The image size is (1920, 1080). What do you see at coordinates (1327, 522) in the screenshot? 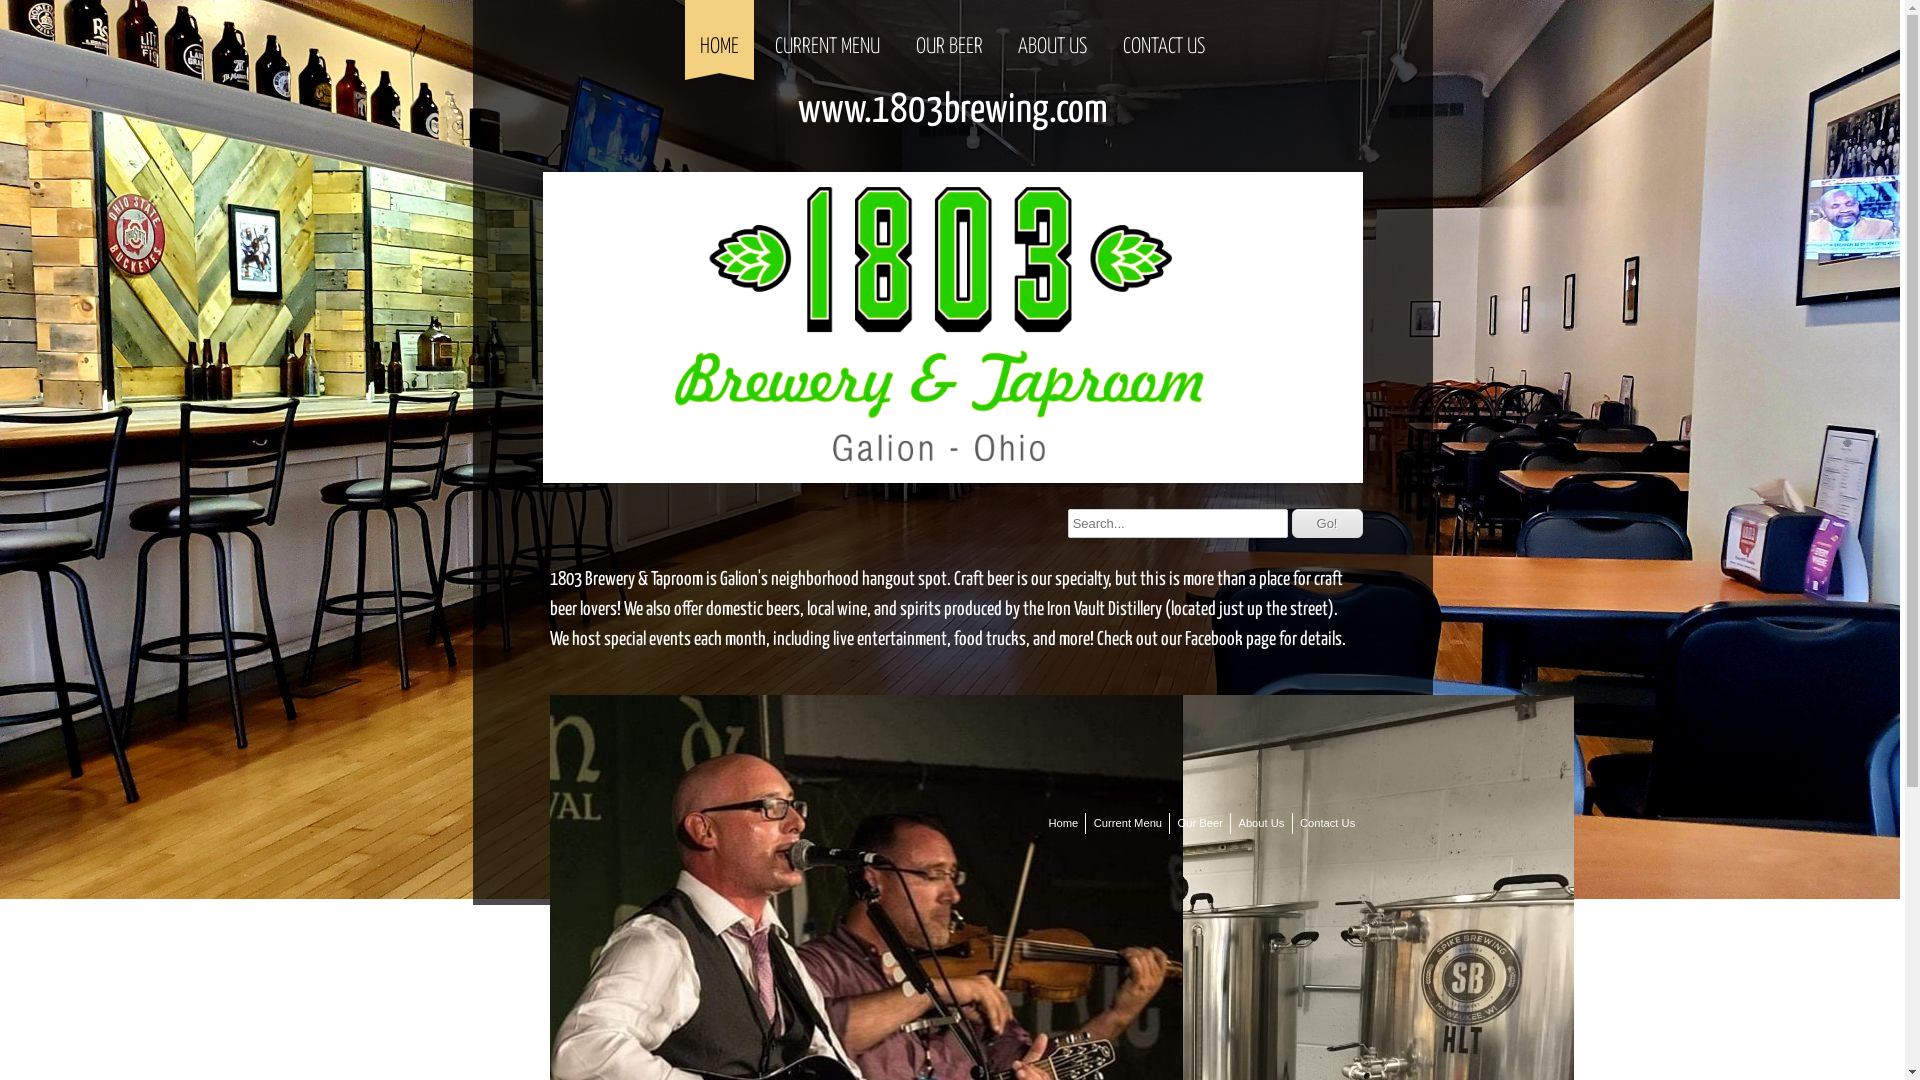
I see `'Go!'` at bounding box center [1327, 522].